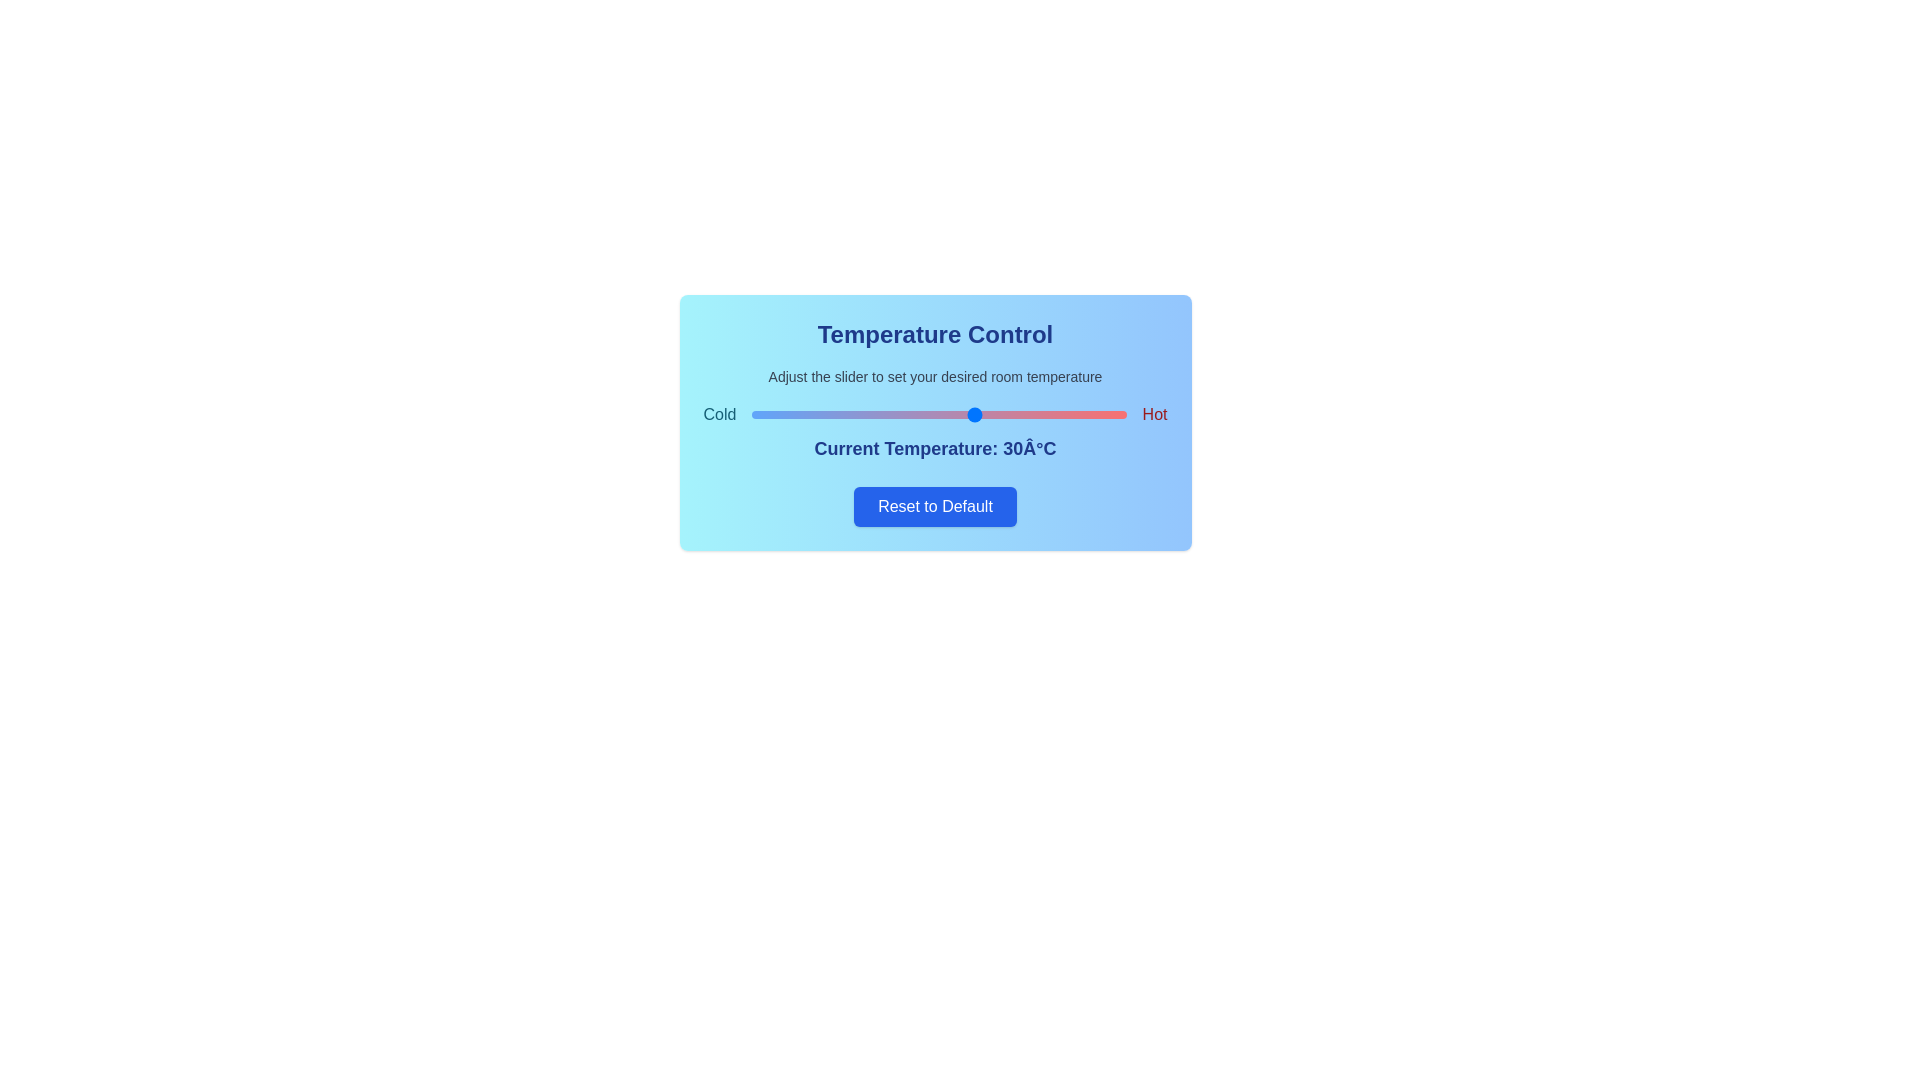 The image size is (1920, 1080). I want to click on the temperature slider to set the temperature to 49°C, so click(1118, 414).